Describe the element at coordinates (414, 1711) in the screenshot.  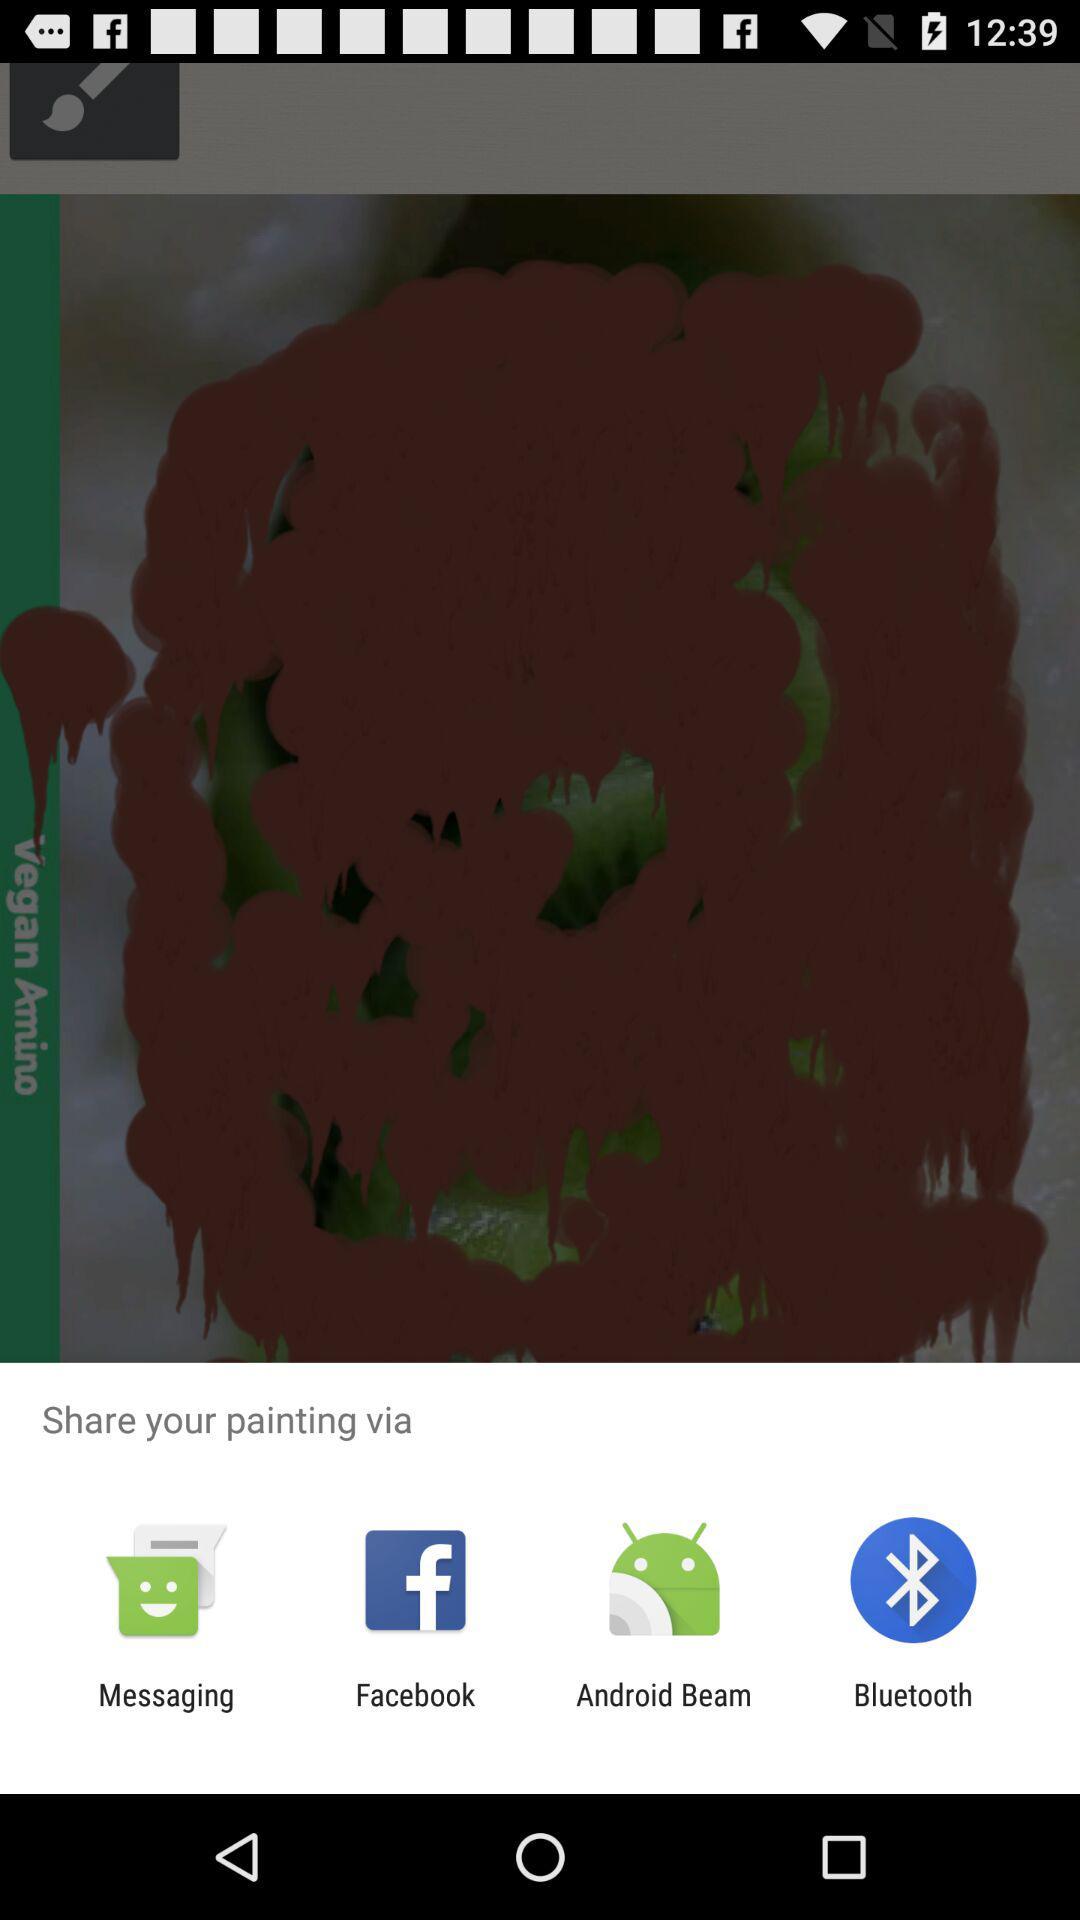
I see `facebook` at that location.